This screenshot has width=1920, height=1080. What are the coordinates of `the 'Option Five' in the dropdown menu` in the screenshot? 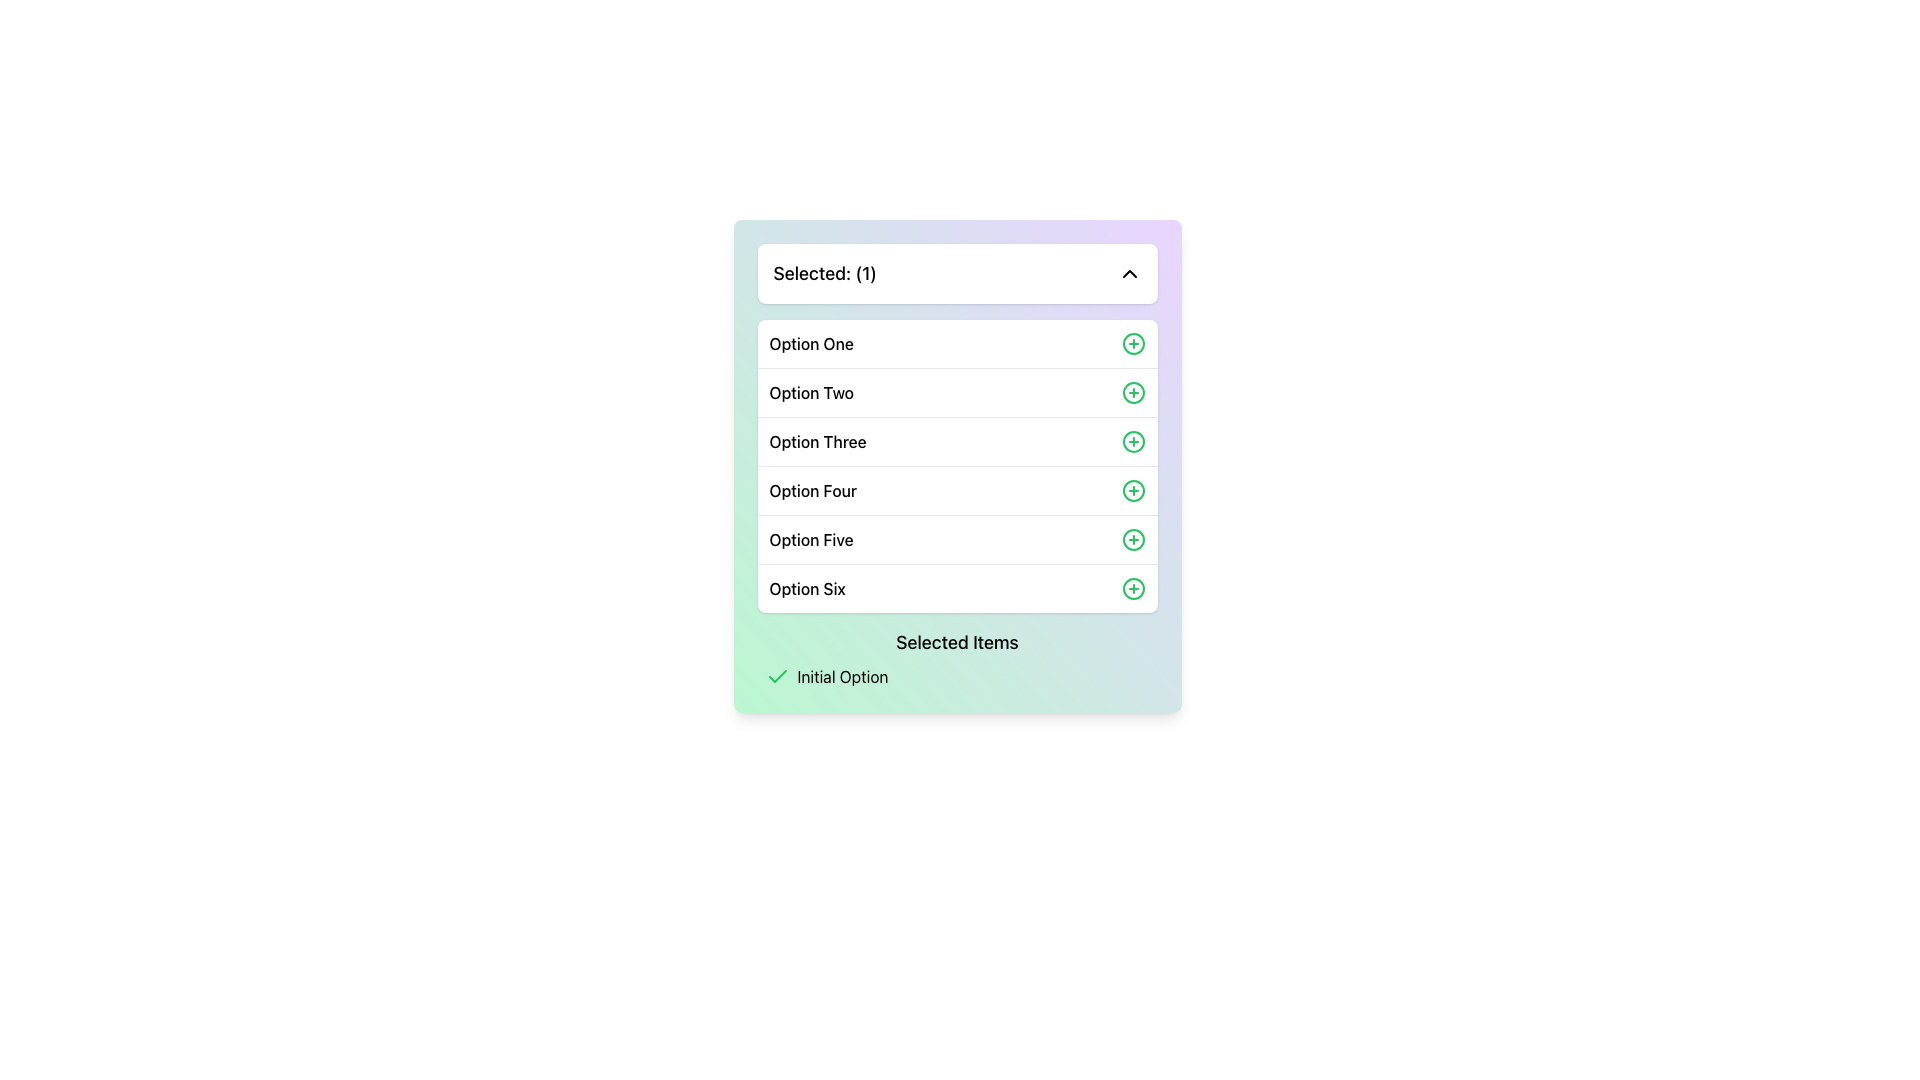 It's located at (956, 538).